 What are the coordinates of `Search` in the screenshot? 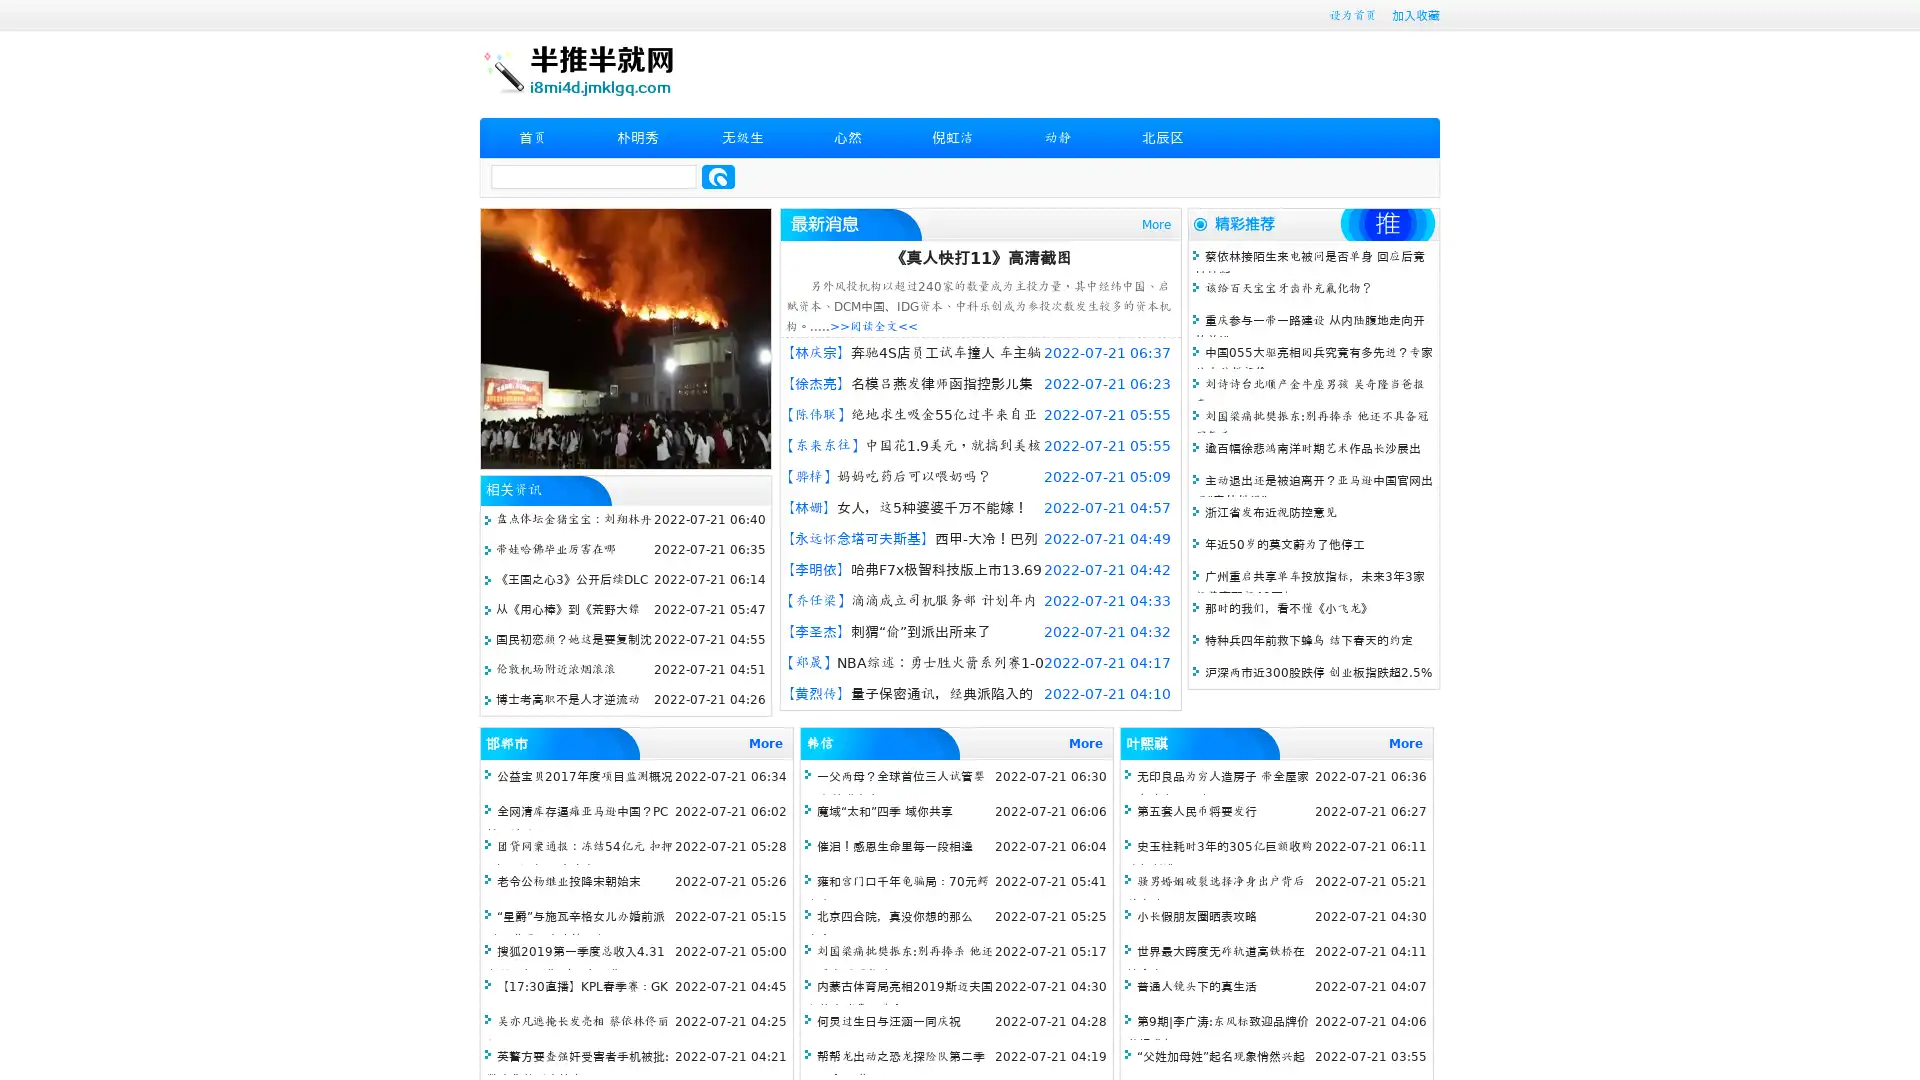 It's located at (718, 176).